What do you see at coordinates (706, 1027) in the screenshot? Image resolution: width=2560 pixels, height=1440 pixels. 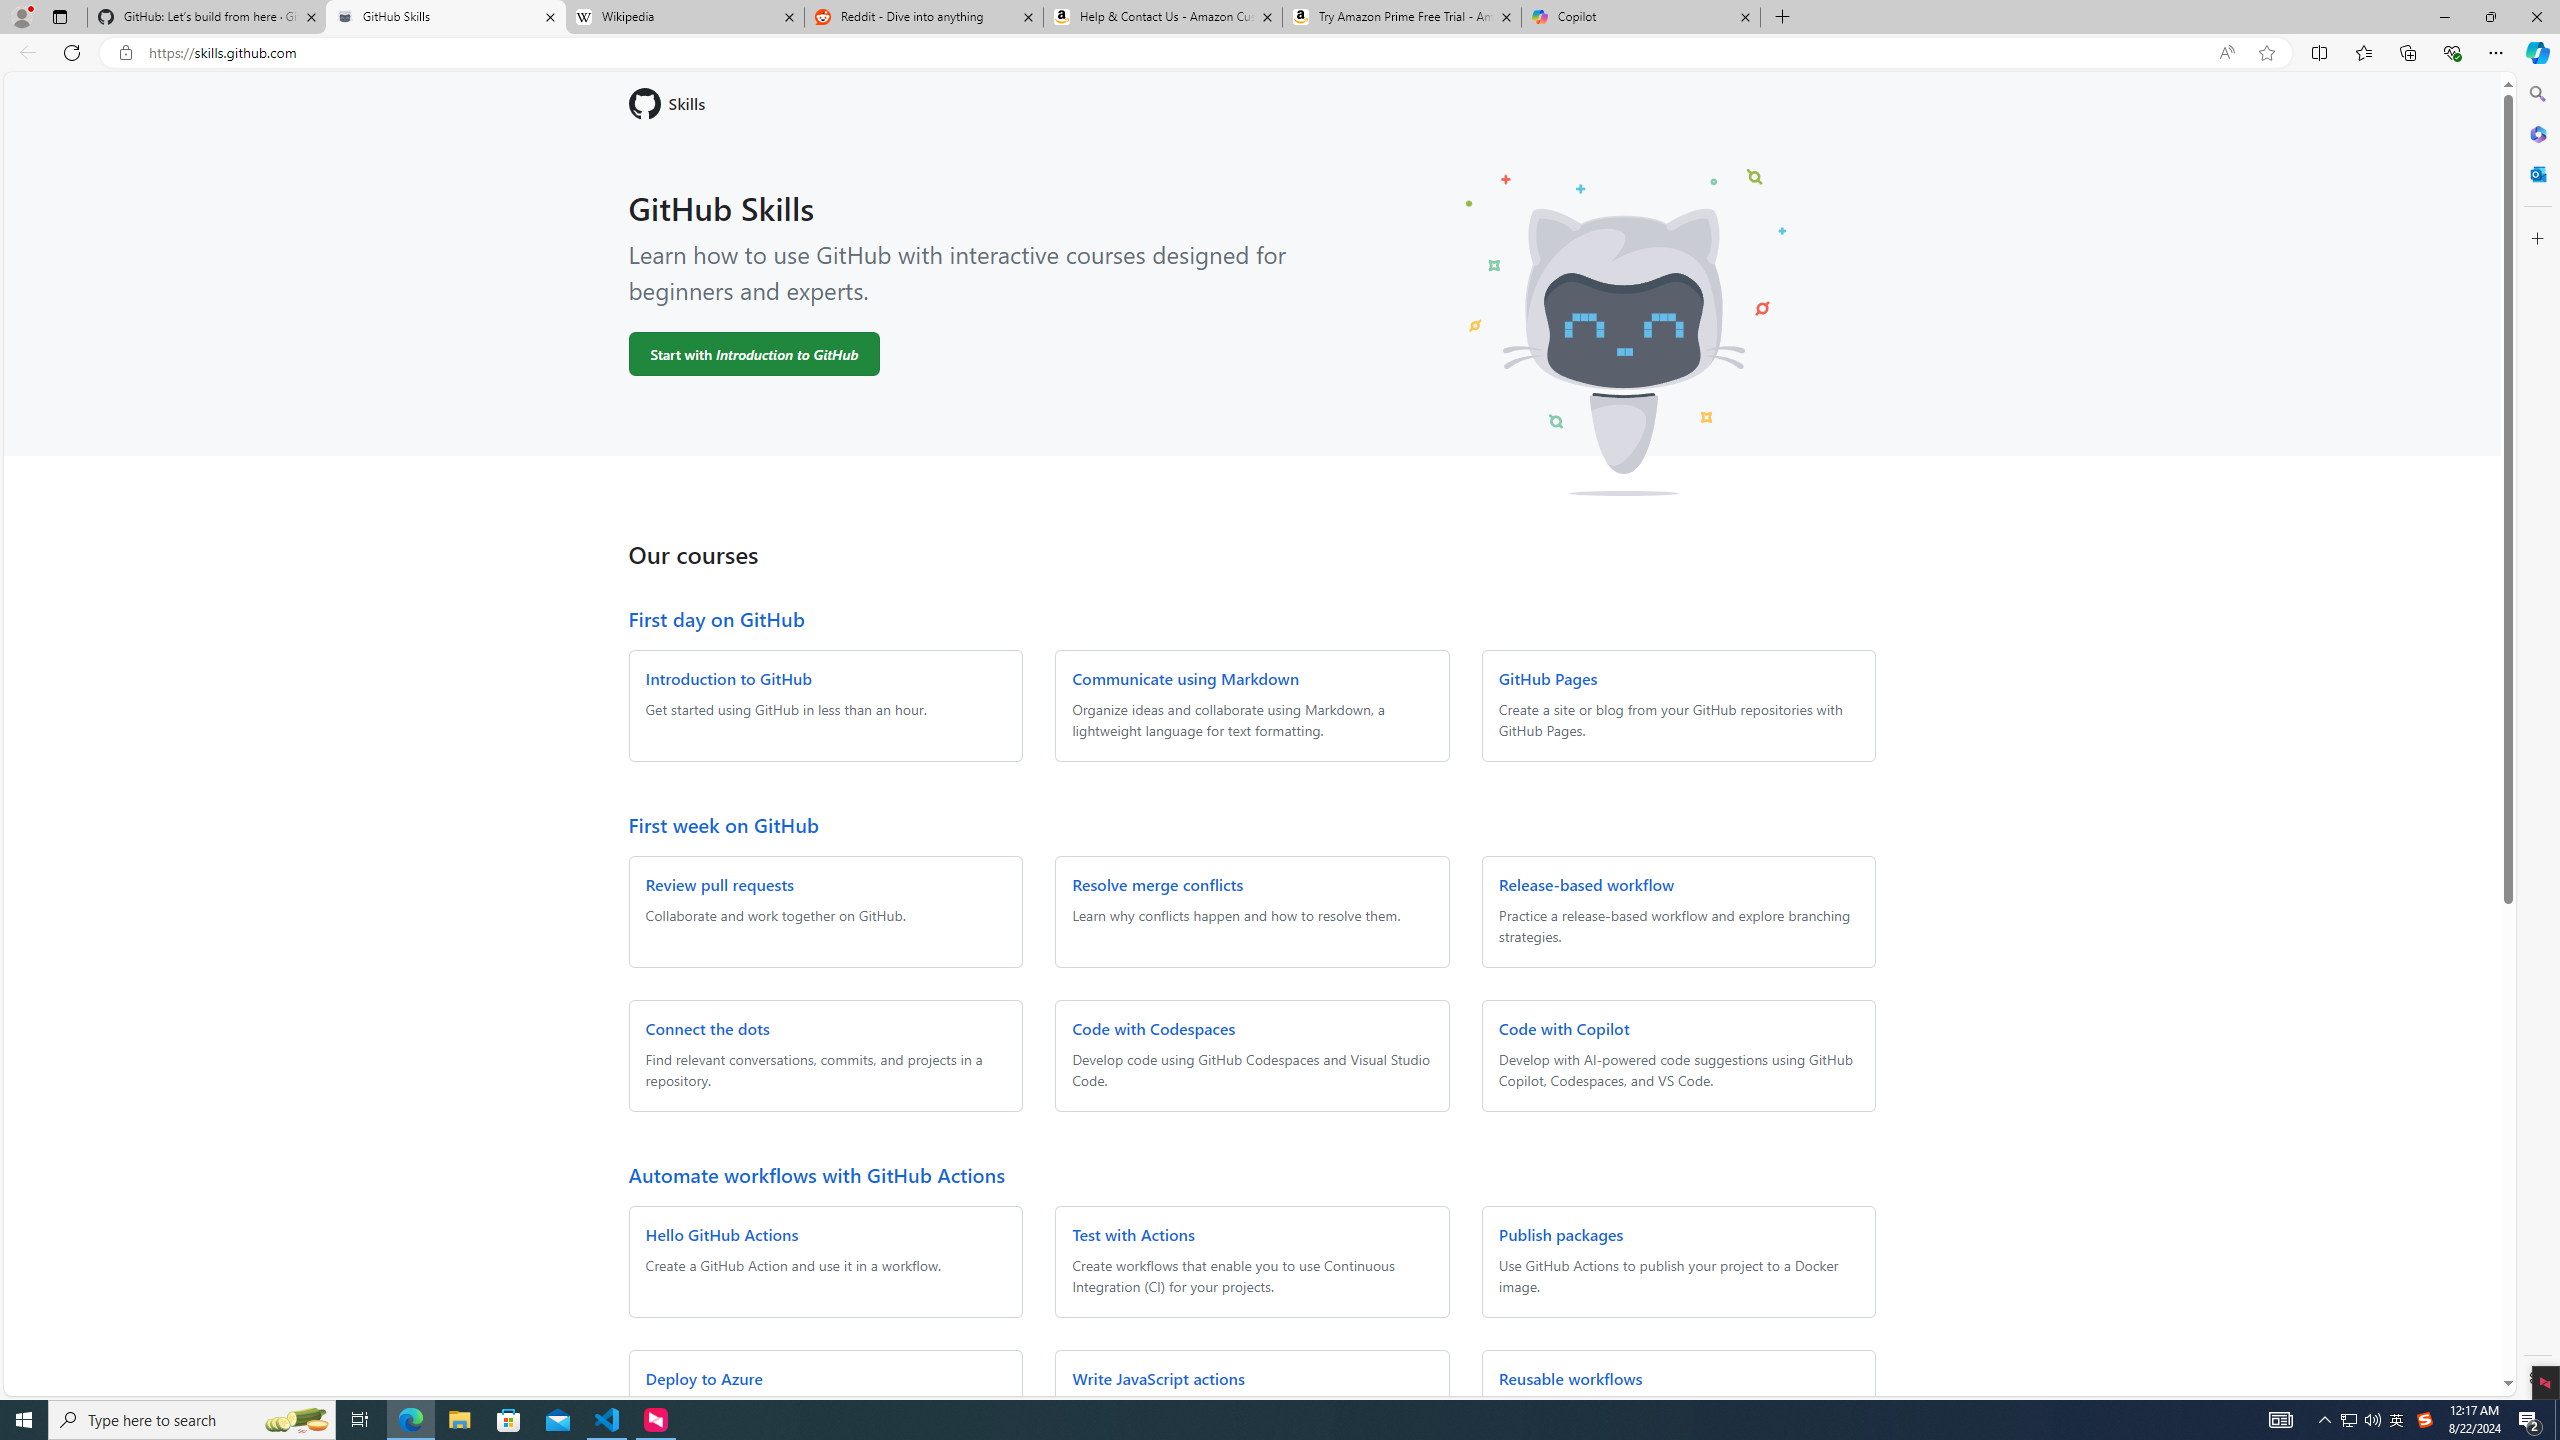 I see `'Connect the dots'` at bounding box center [706, 1027].